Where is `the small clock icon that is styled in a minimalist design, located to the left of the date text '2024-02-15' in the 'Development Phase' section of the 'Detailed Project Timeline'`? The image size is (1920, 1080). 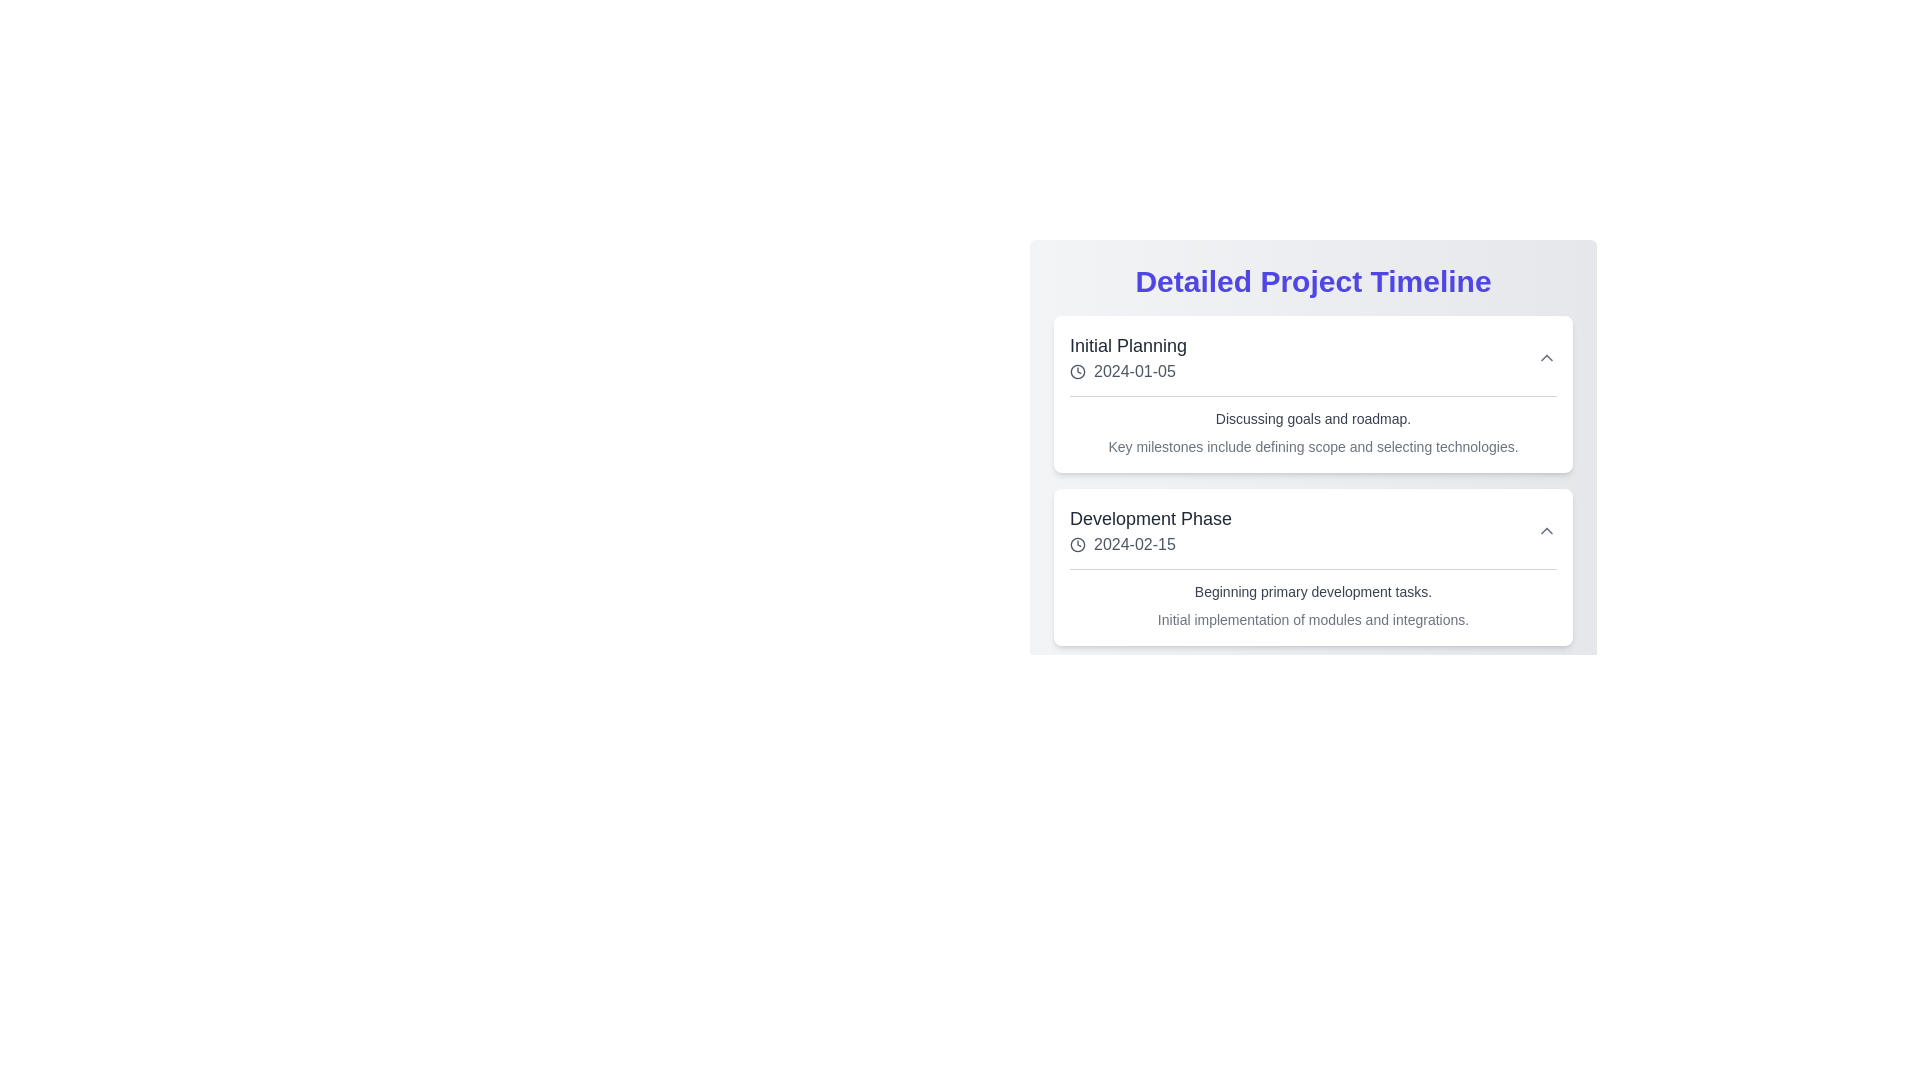 the small clock icon that is styled in a minimalist design, located to the left of the date text '2024-02-15' in the 'Development Phase' section of the 'Detailed Project Timeline' is located at coordinates (1077, 544).